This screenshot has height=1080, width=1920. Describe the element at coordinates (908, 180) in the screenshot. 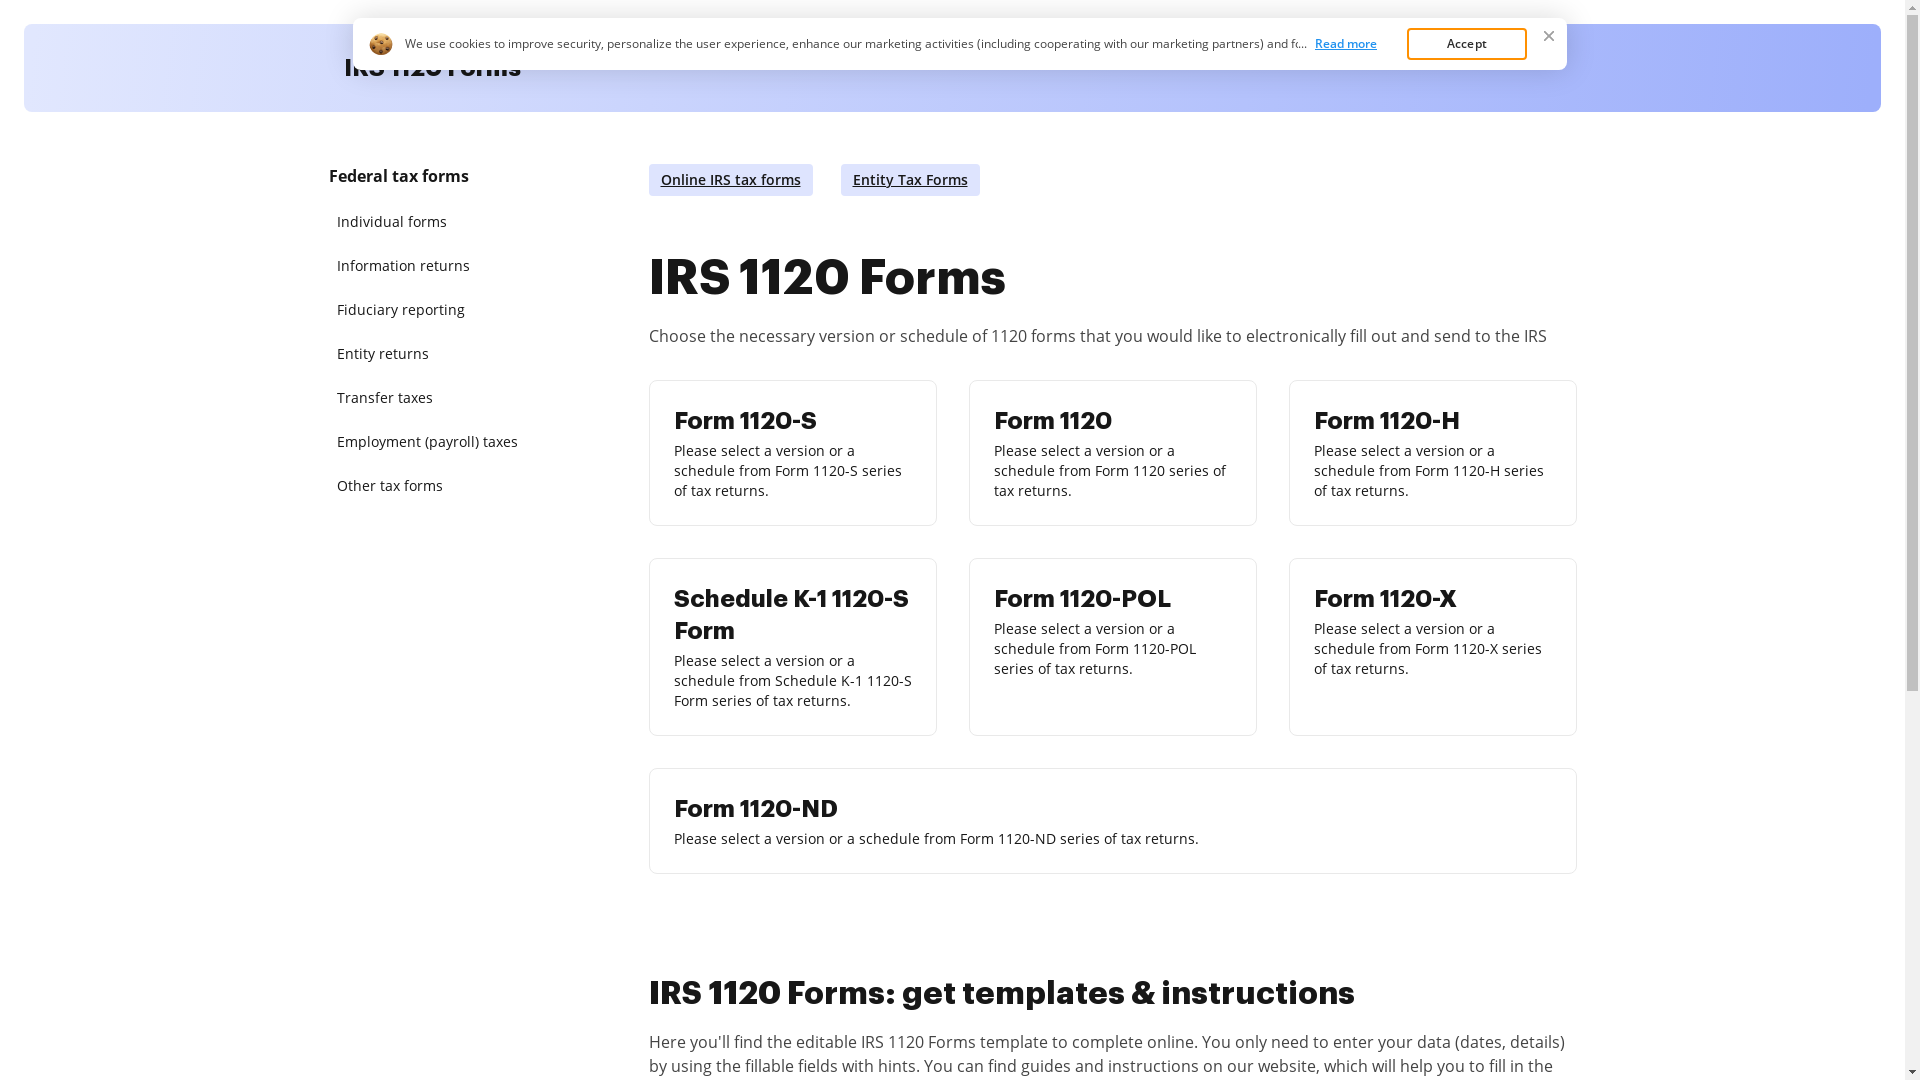

I see `'Entity Tax Forms'` at that location.